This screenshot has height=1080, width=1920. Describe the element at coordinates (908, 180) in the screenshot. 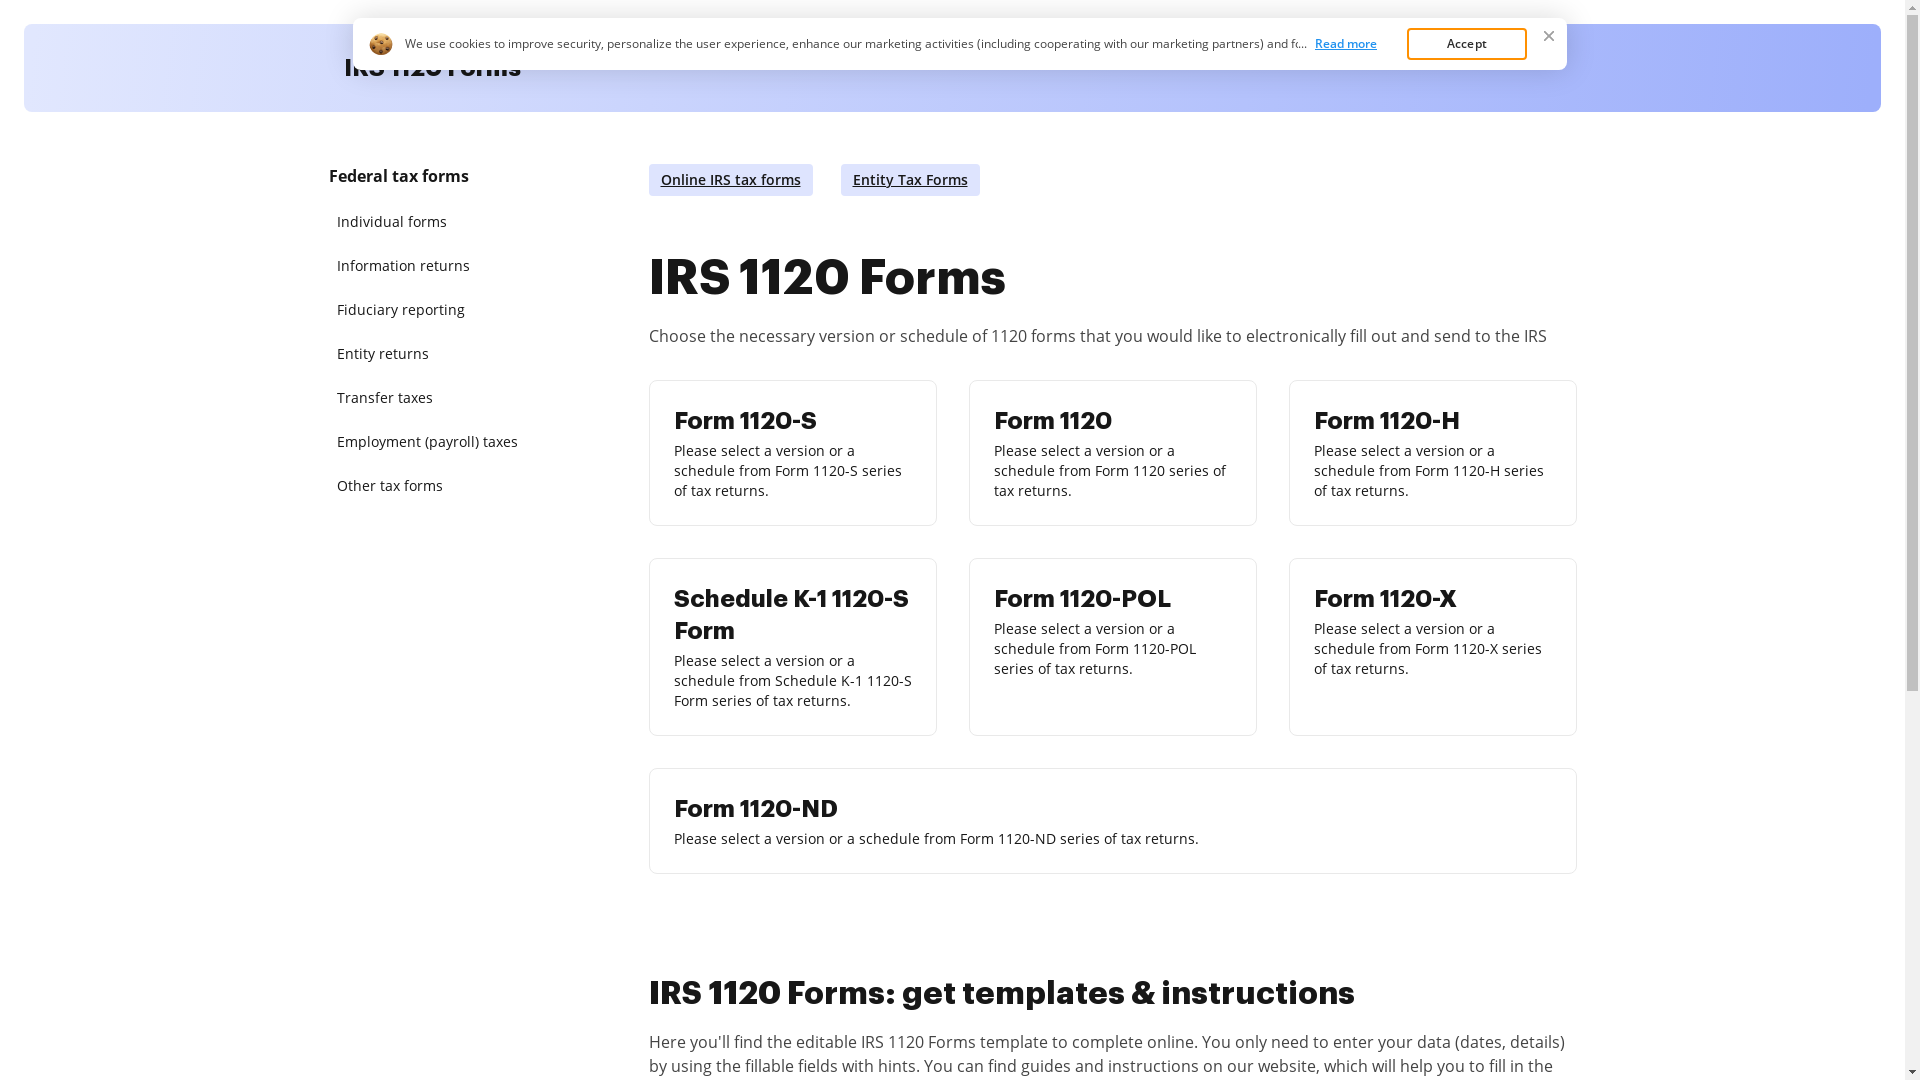

I see `'Entity Tax Forms'` at that location.